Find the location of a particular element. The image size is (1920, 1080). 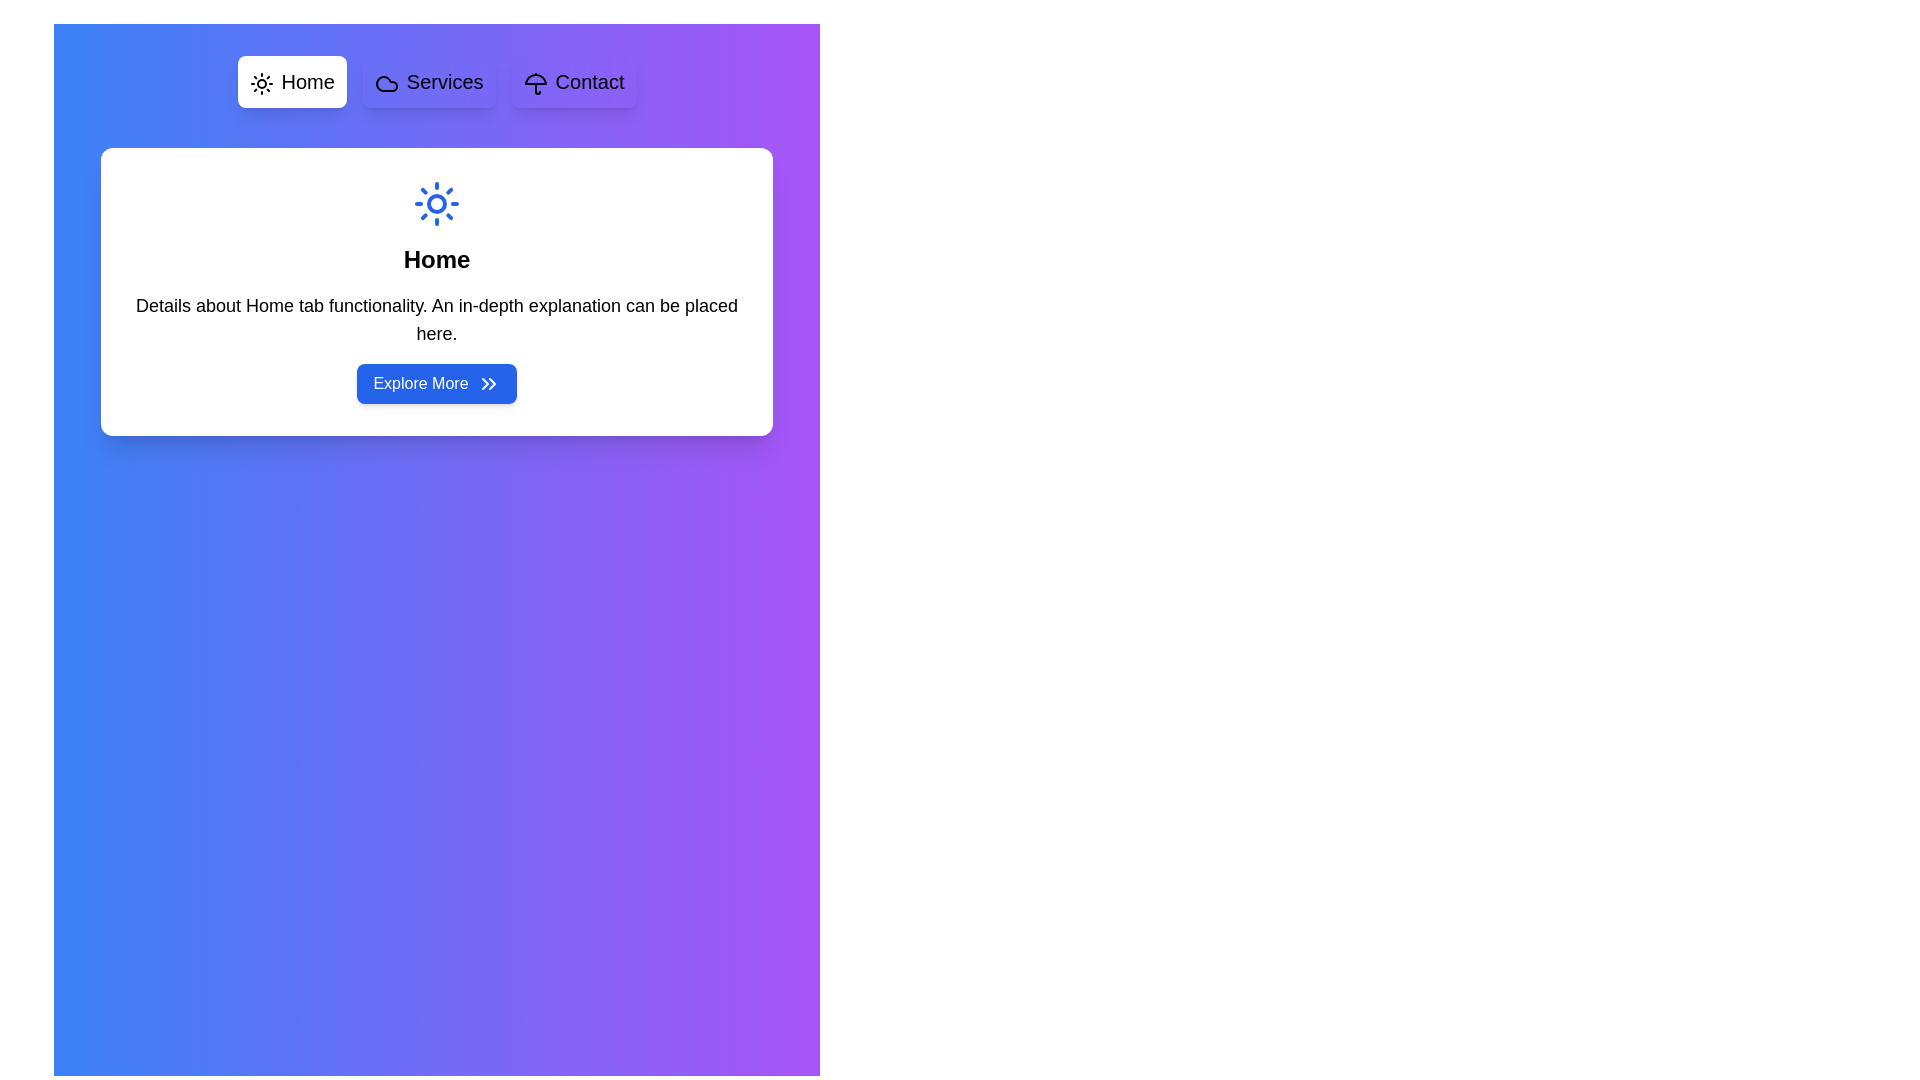

the small circular shape at the center of the sun graphic, which is the innermost circular feature surrounded by rays is located at coordinates (435, 204).